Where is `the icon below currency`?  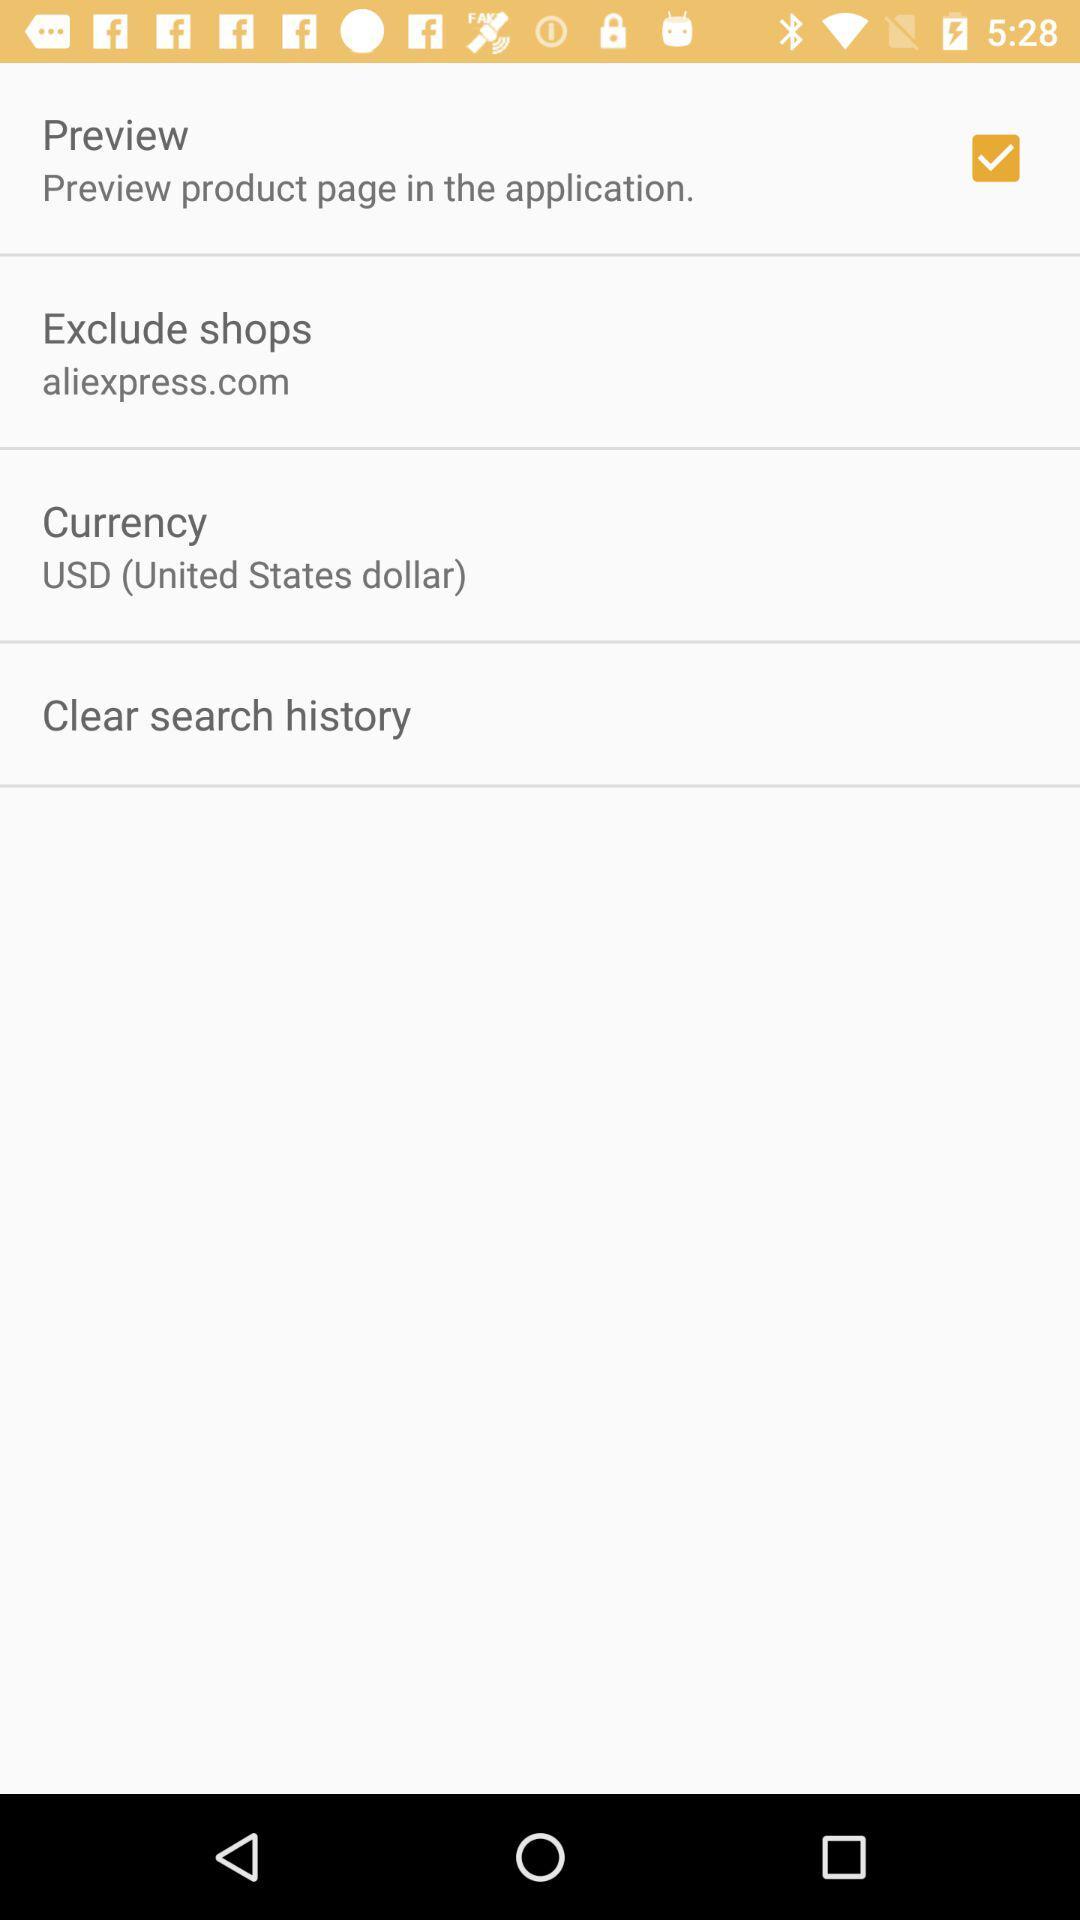
the icon below currency is located at coordinates (253, 572).